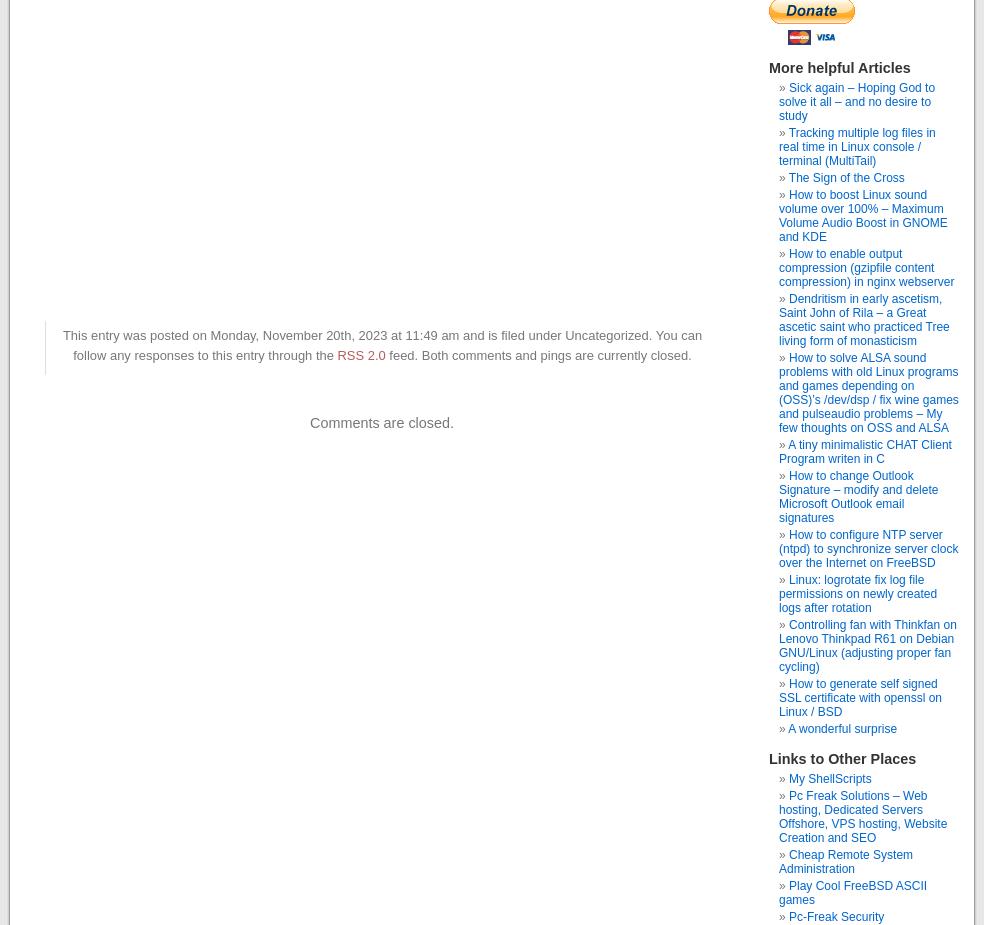 Image resolution: width=984 pixels, height=925 pixels. I want to click on 'Comments are closed.', so click(308, 420).